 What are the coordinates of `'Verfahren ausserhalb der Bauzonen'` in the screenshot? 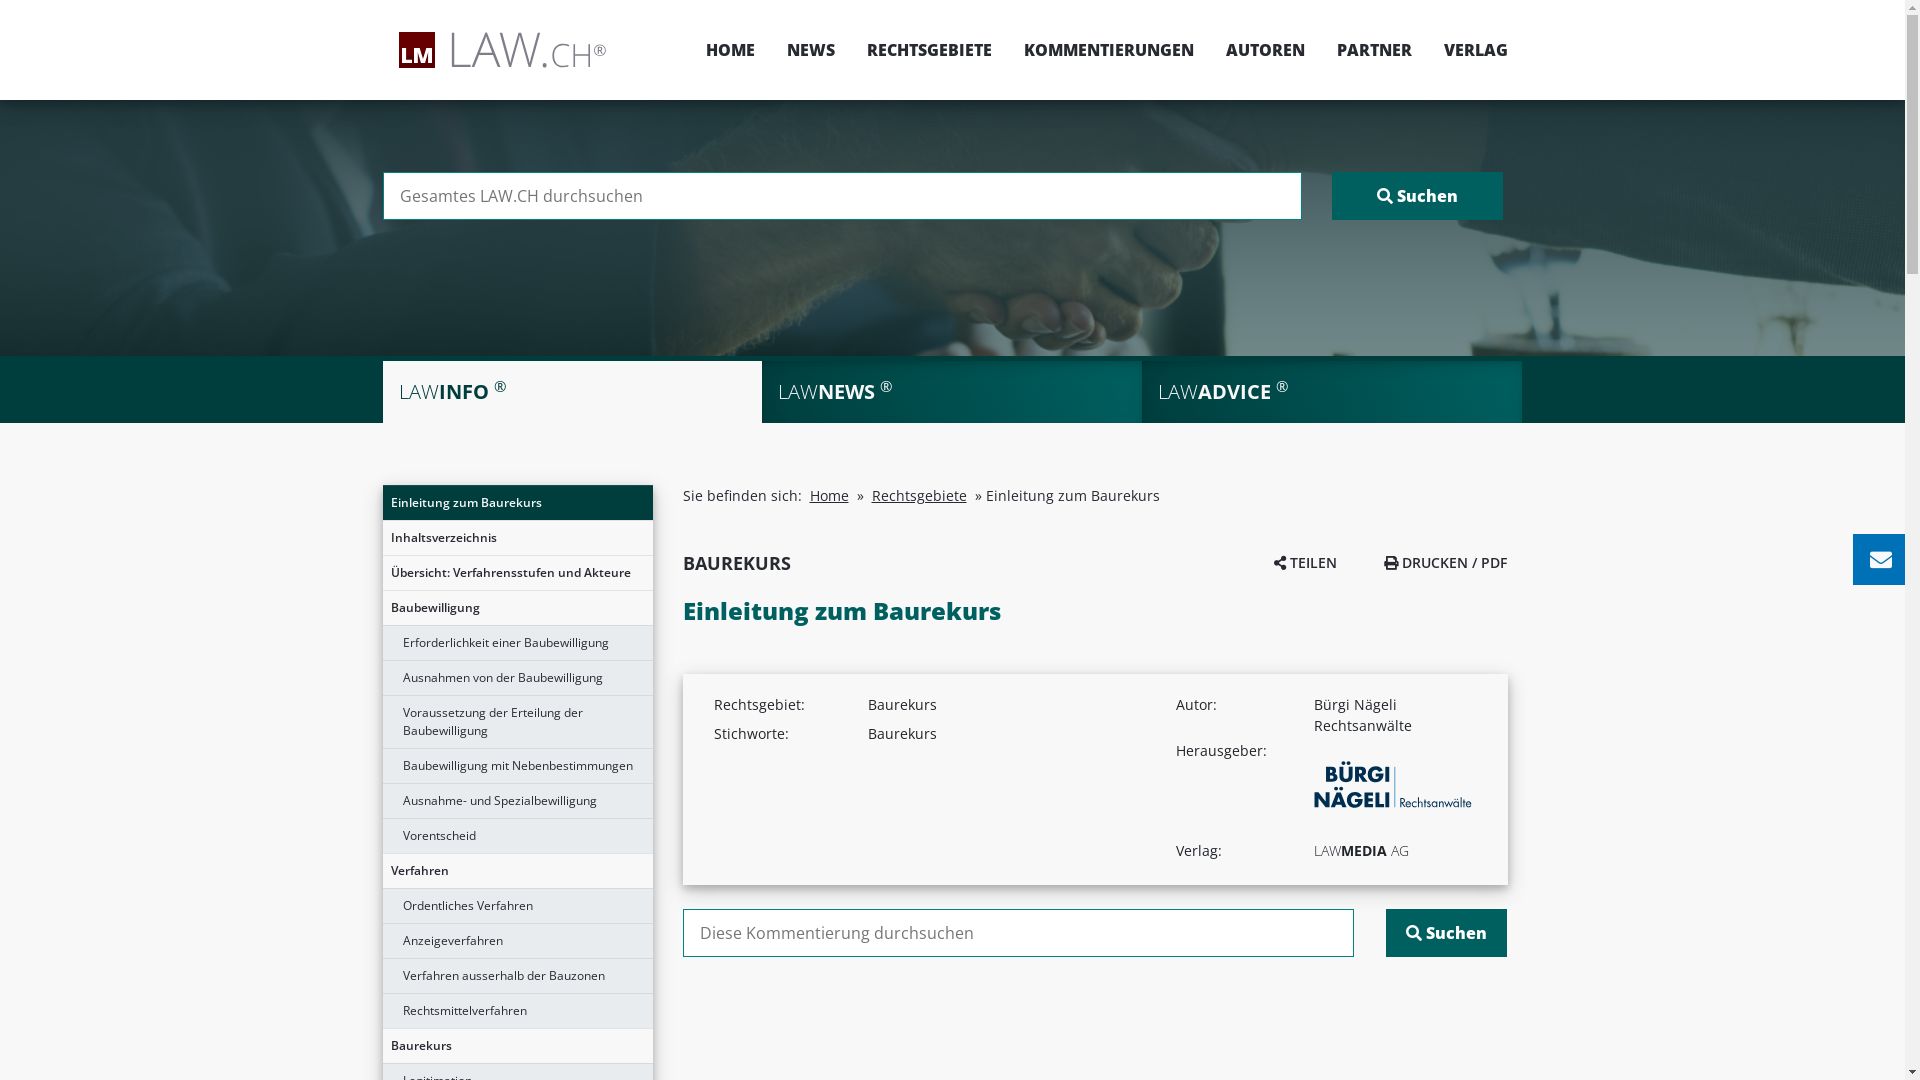 It's located at (517, 974).